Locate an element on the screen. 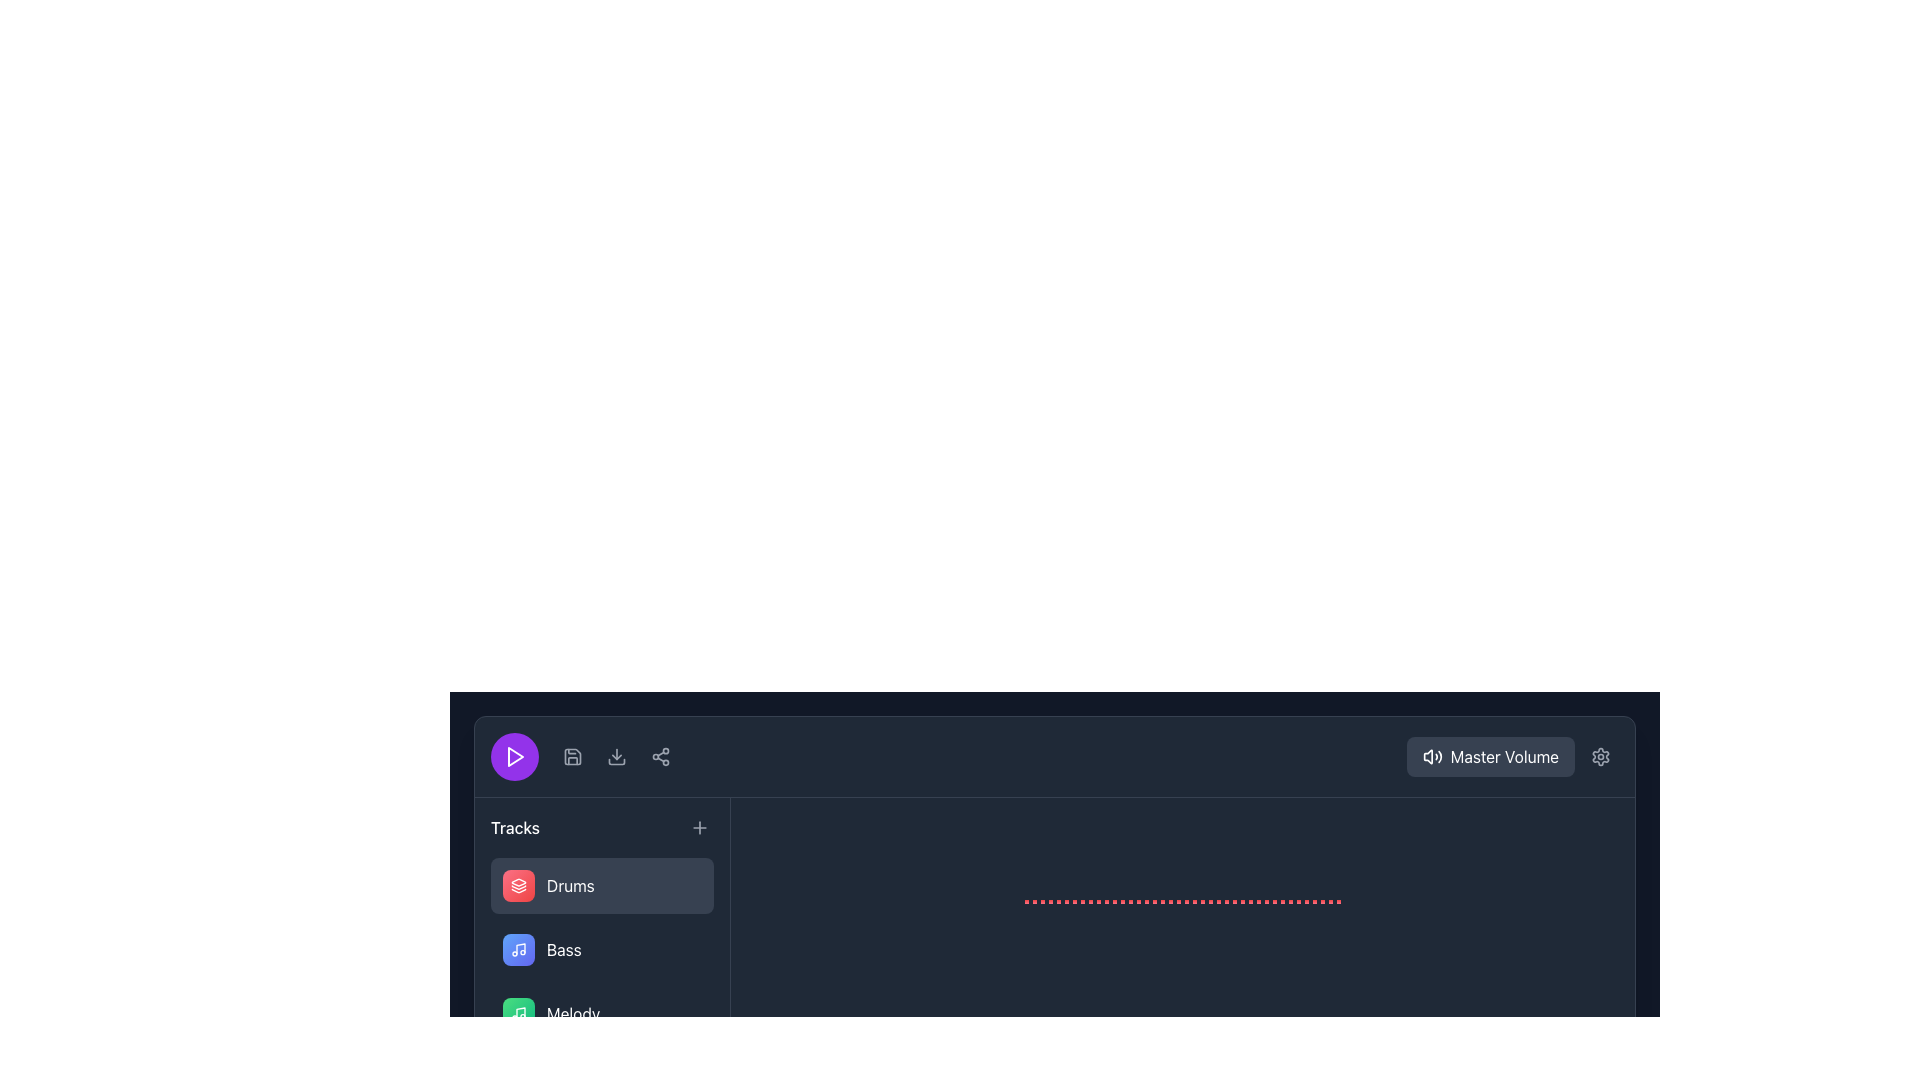 Image resolution: width=1920 pixels, height=1080 pixels. the download icon is located at coordinates (616, 756).